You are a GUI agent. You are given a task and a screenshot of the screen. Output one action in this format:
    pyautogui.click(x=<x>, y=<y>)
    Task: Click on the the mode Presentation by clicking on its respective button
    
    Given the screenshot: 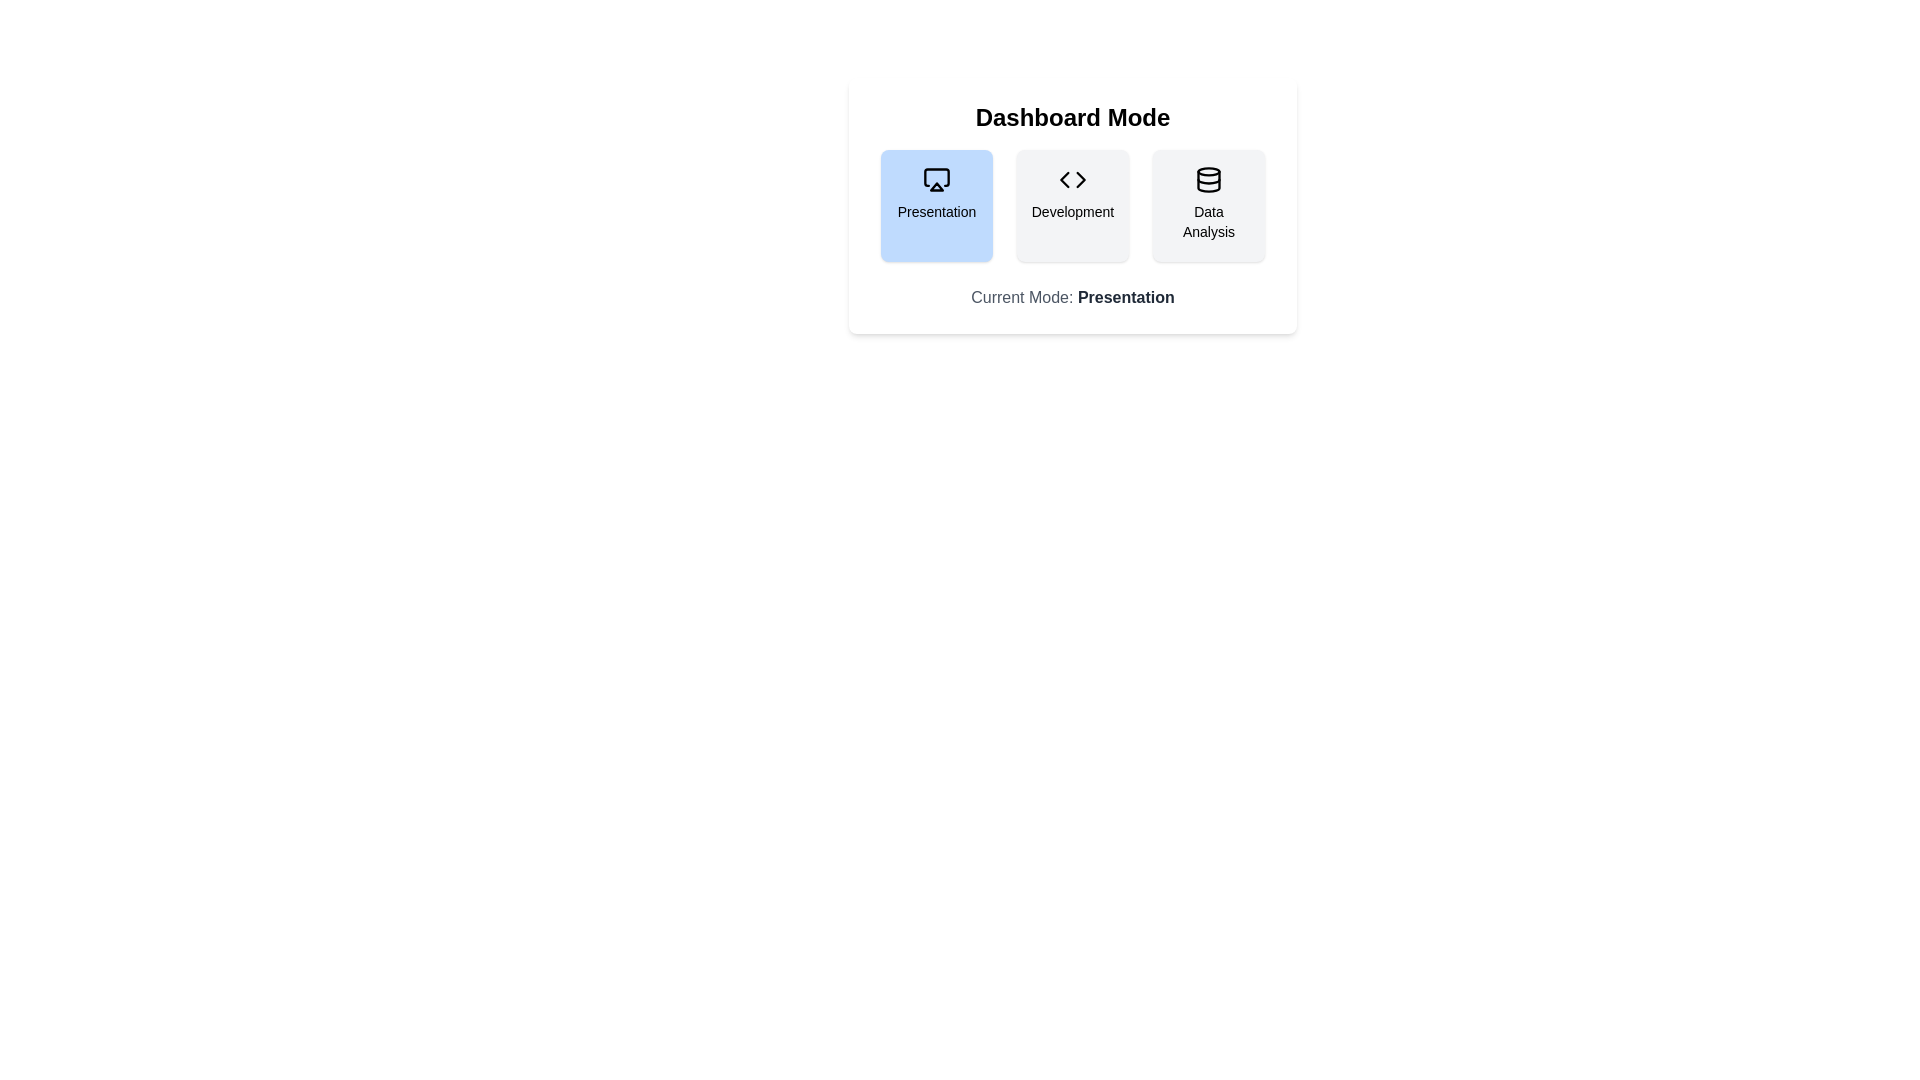 What is the action you would take?
    pyautogui.click(x=935, y=205)
    